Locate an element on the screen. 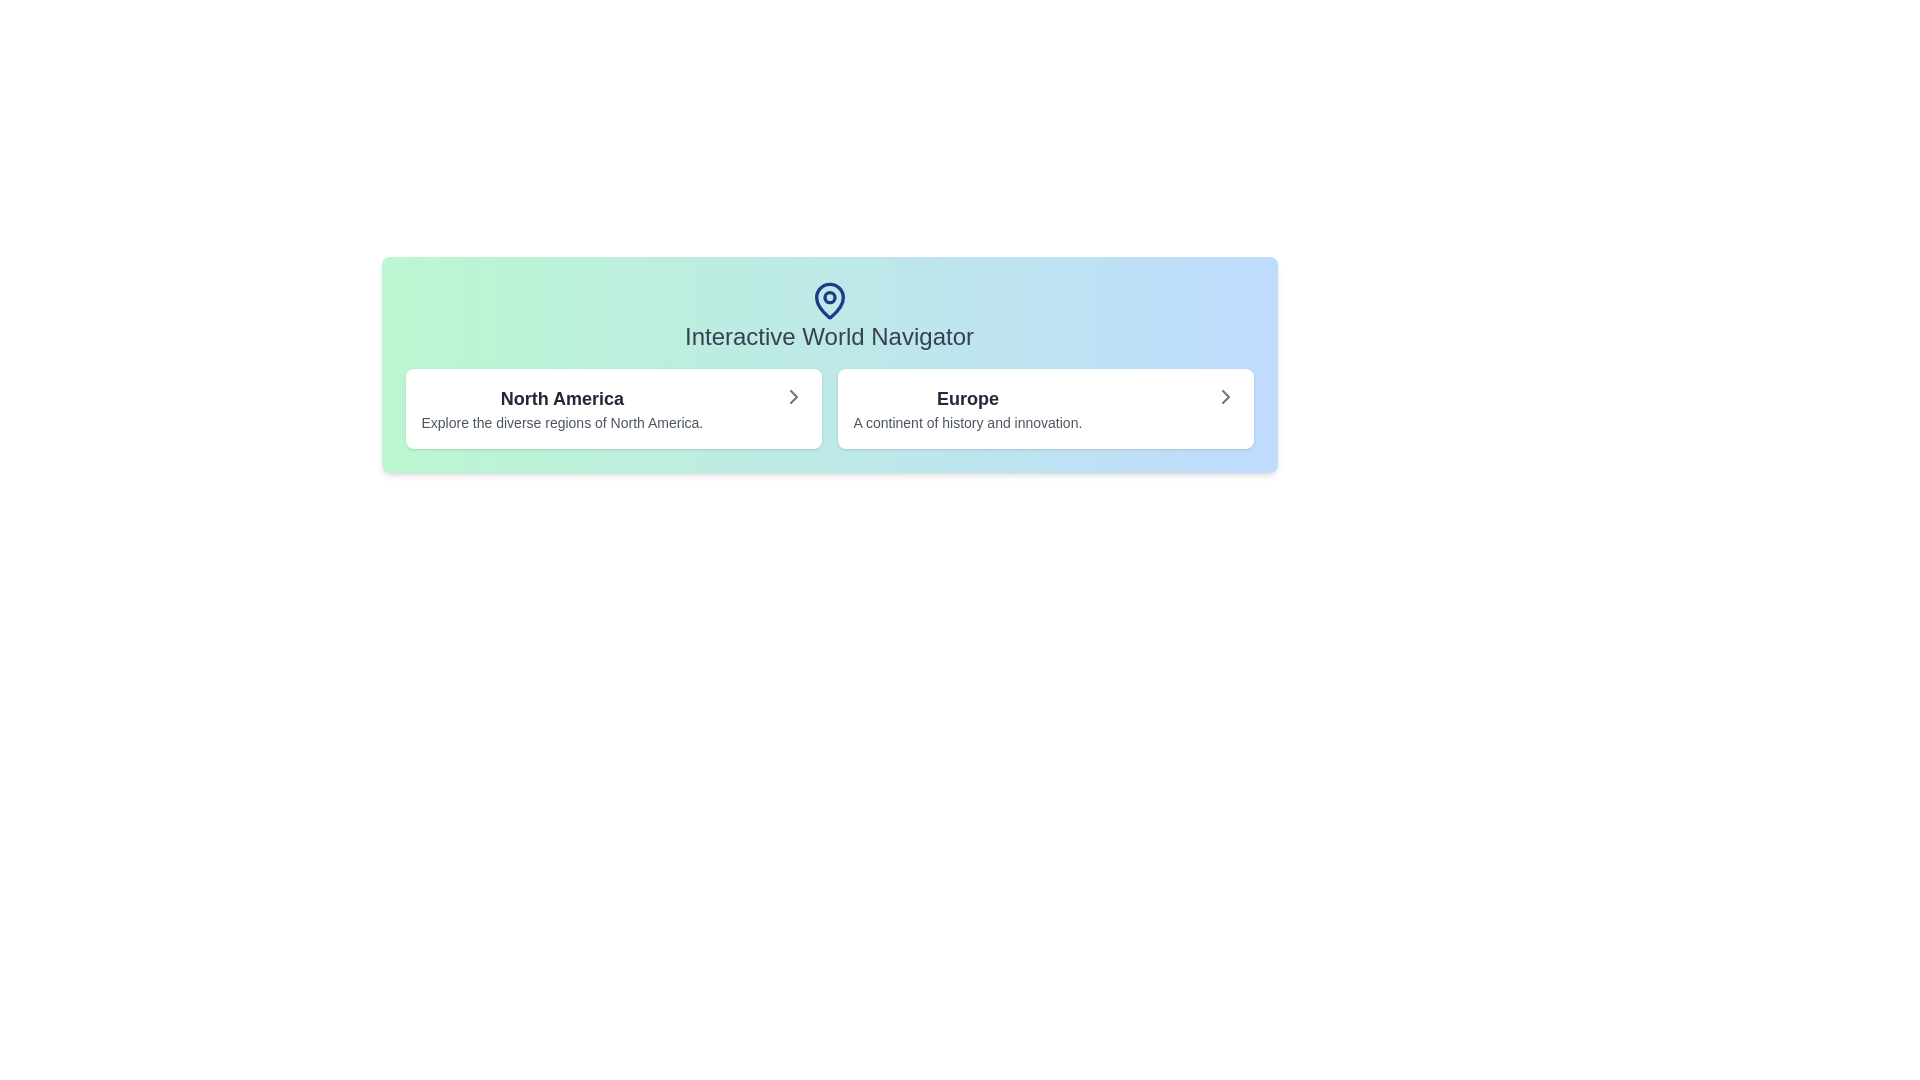 The height and width of the screenshot is (1080, 1920). the 'Europe' card, which is the second selection option in the horizontal layout under 'Interactive World Navigator' is located at coordinates (1044, 407).